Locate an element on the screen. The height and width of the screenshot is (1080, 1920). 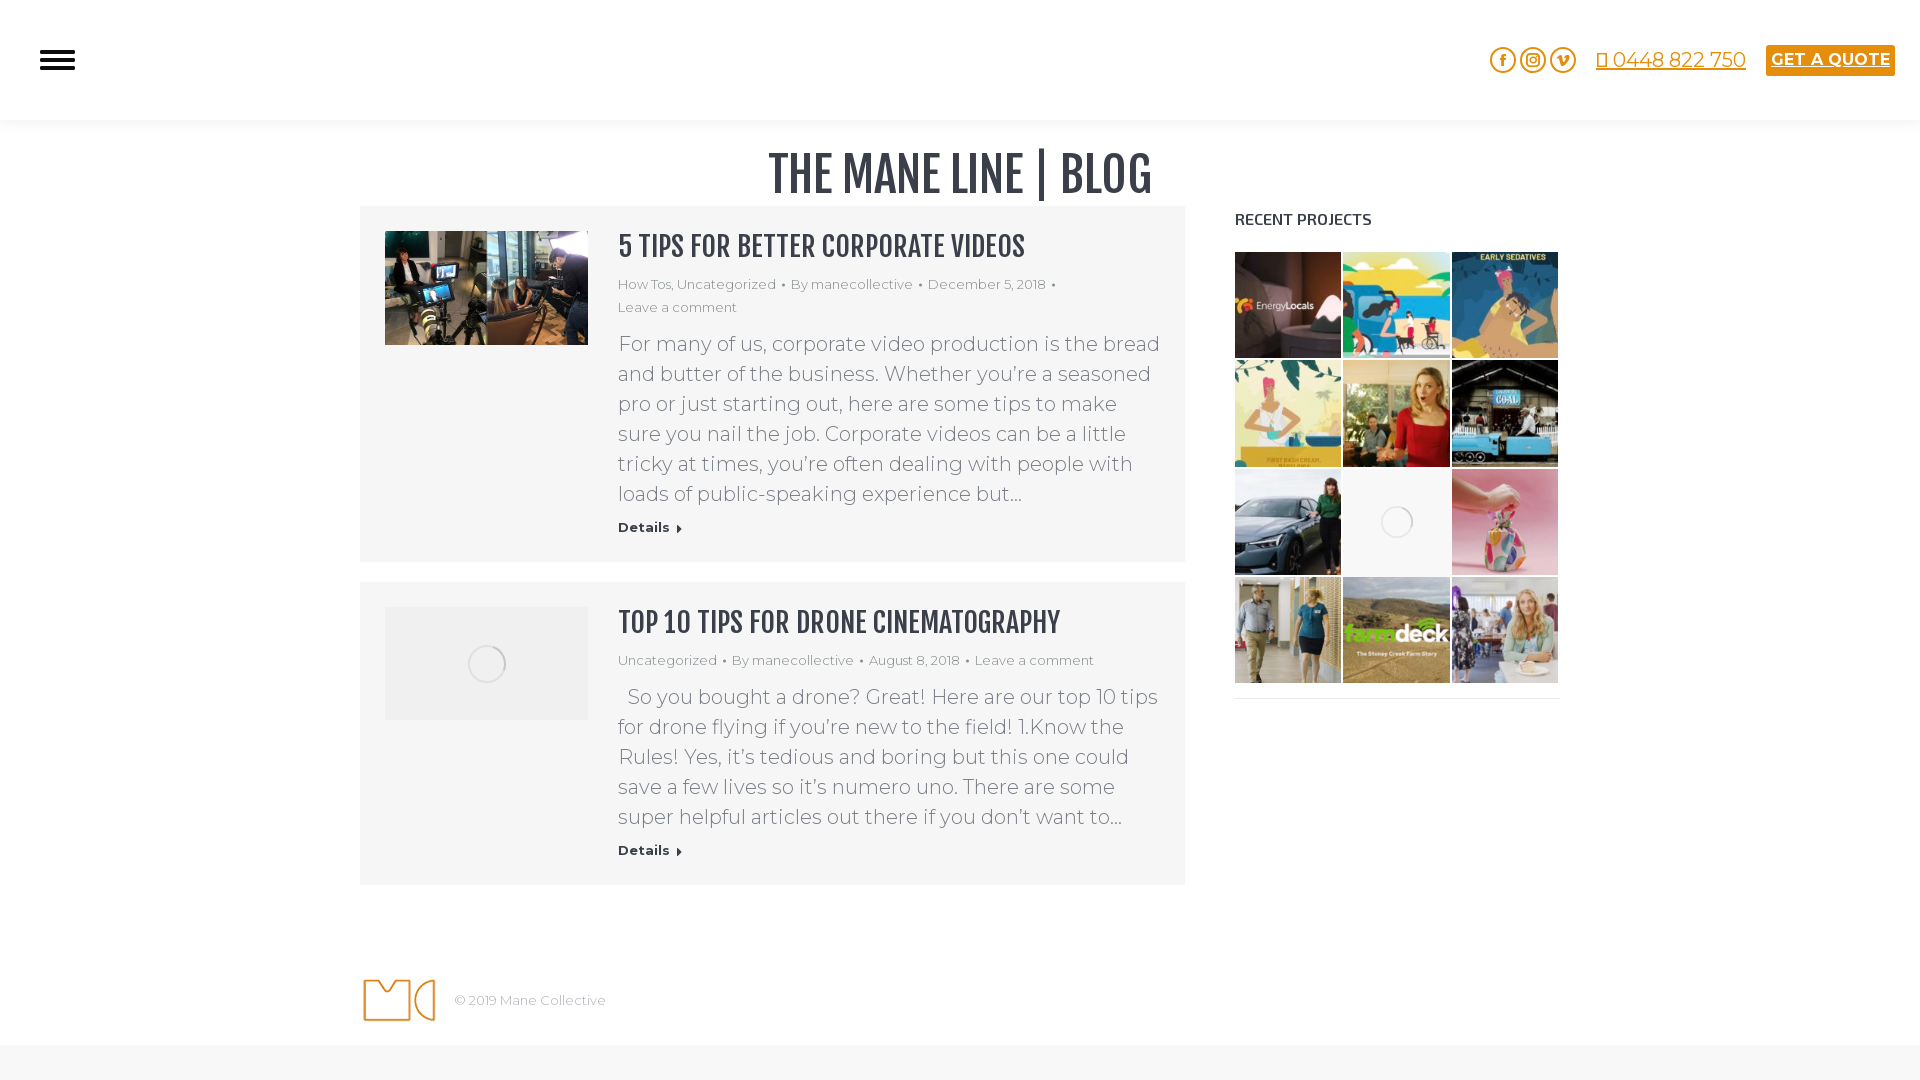
'Details' is located at coordinates (650, 853).